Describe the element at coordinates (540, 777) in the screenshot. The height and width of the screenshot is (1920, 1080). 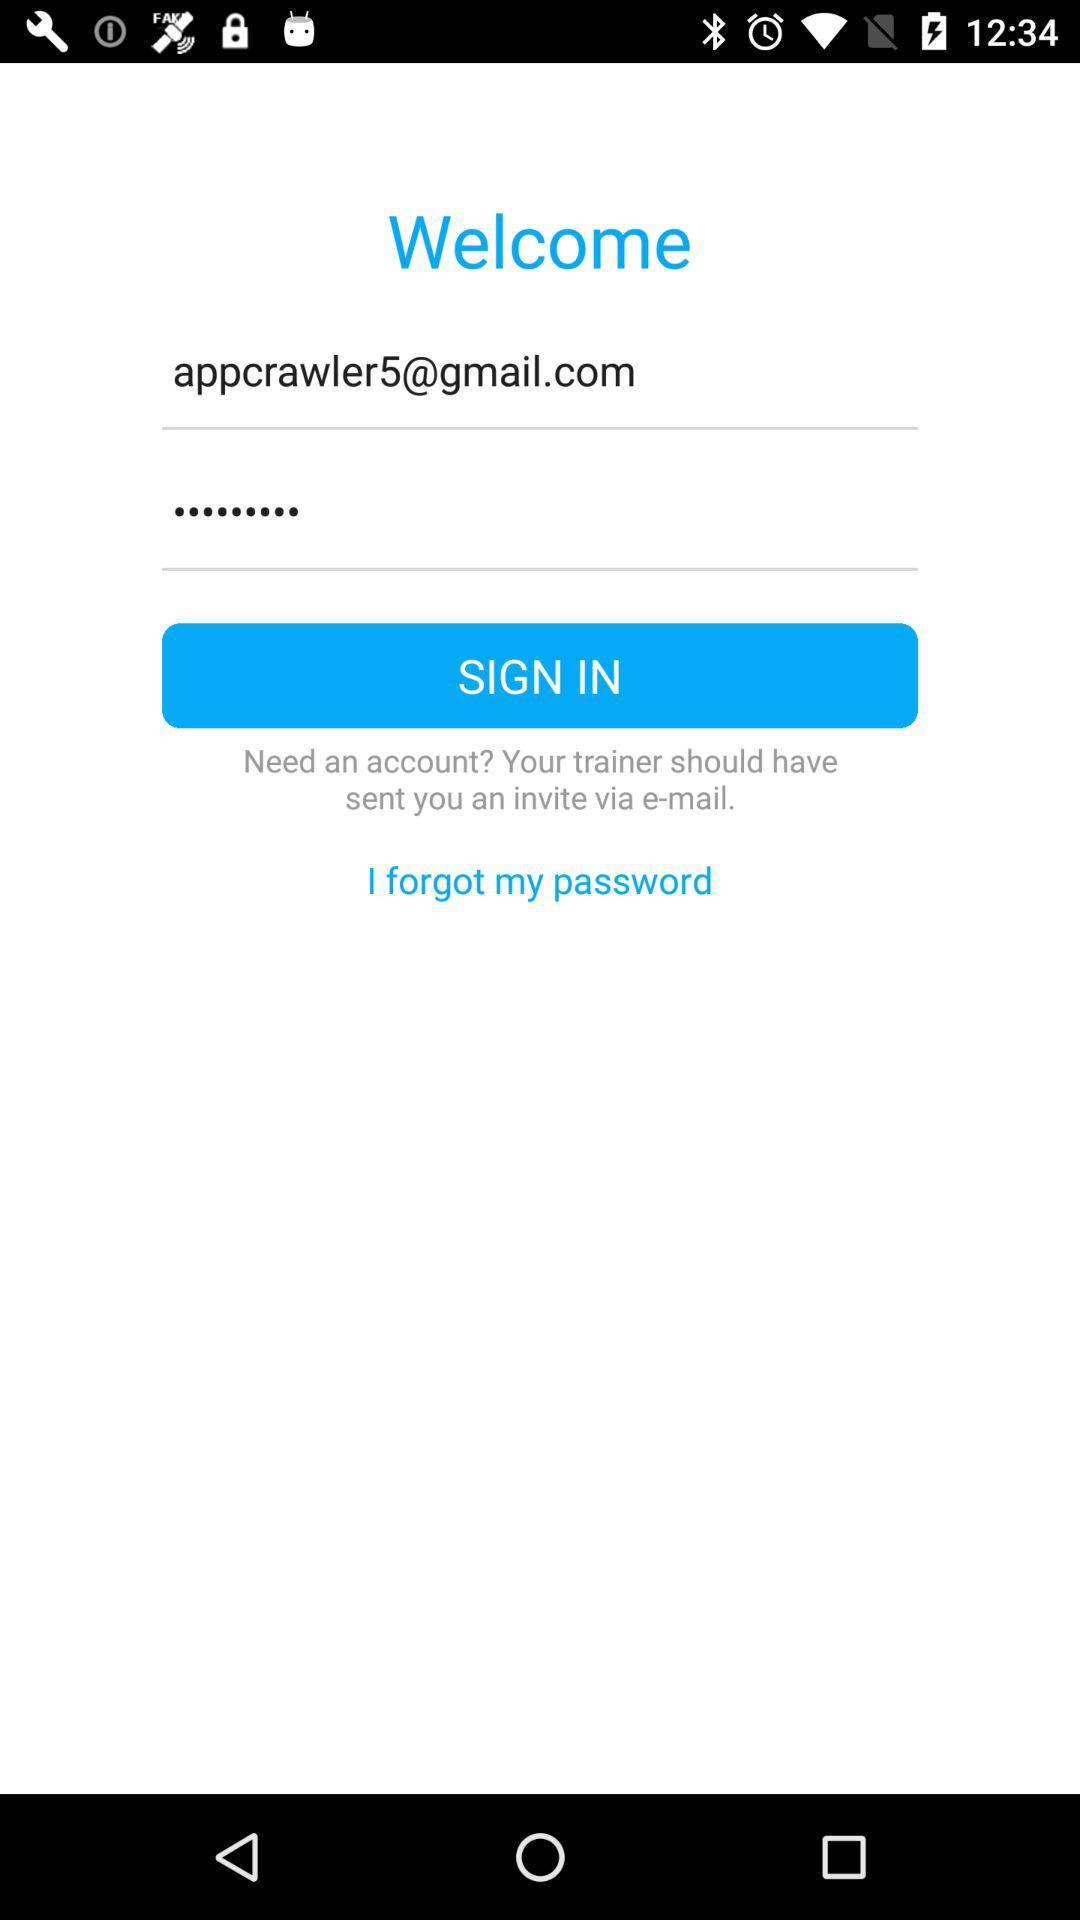
I see `the need an account icon` at that location.